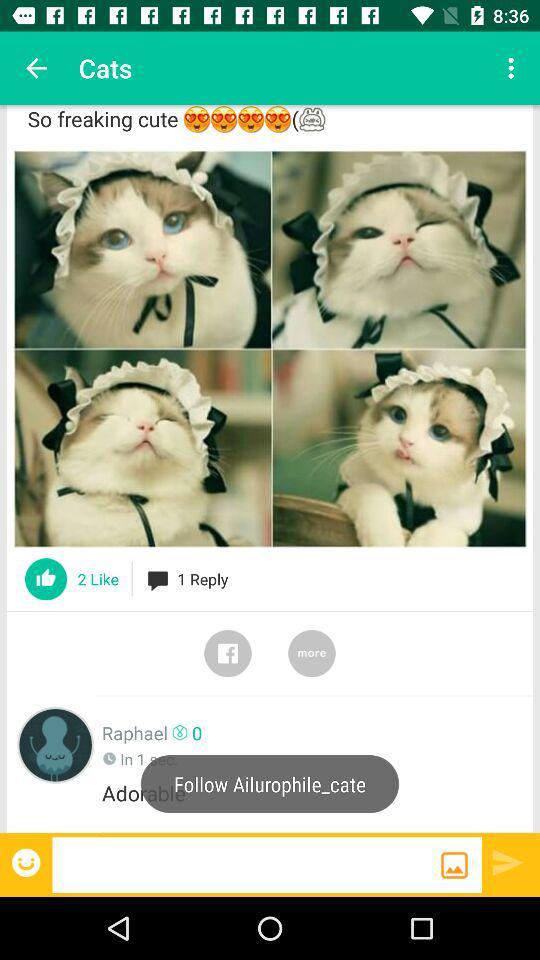 The image size is (540, 960). I want to click on icon next to raphael item, so click(55, 744).